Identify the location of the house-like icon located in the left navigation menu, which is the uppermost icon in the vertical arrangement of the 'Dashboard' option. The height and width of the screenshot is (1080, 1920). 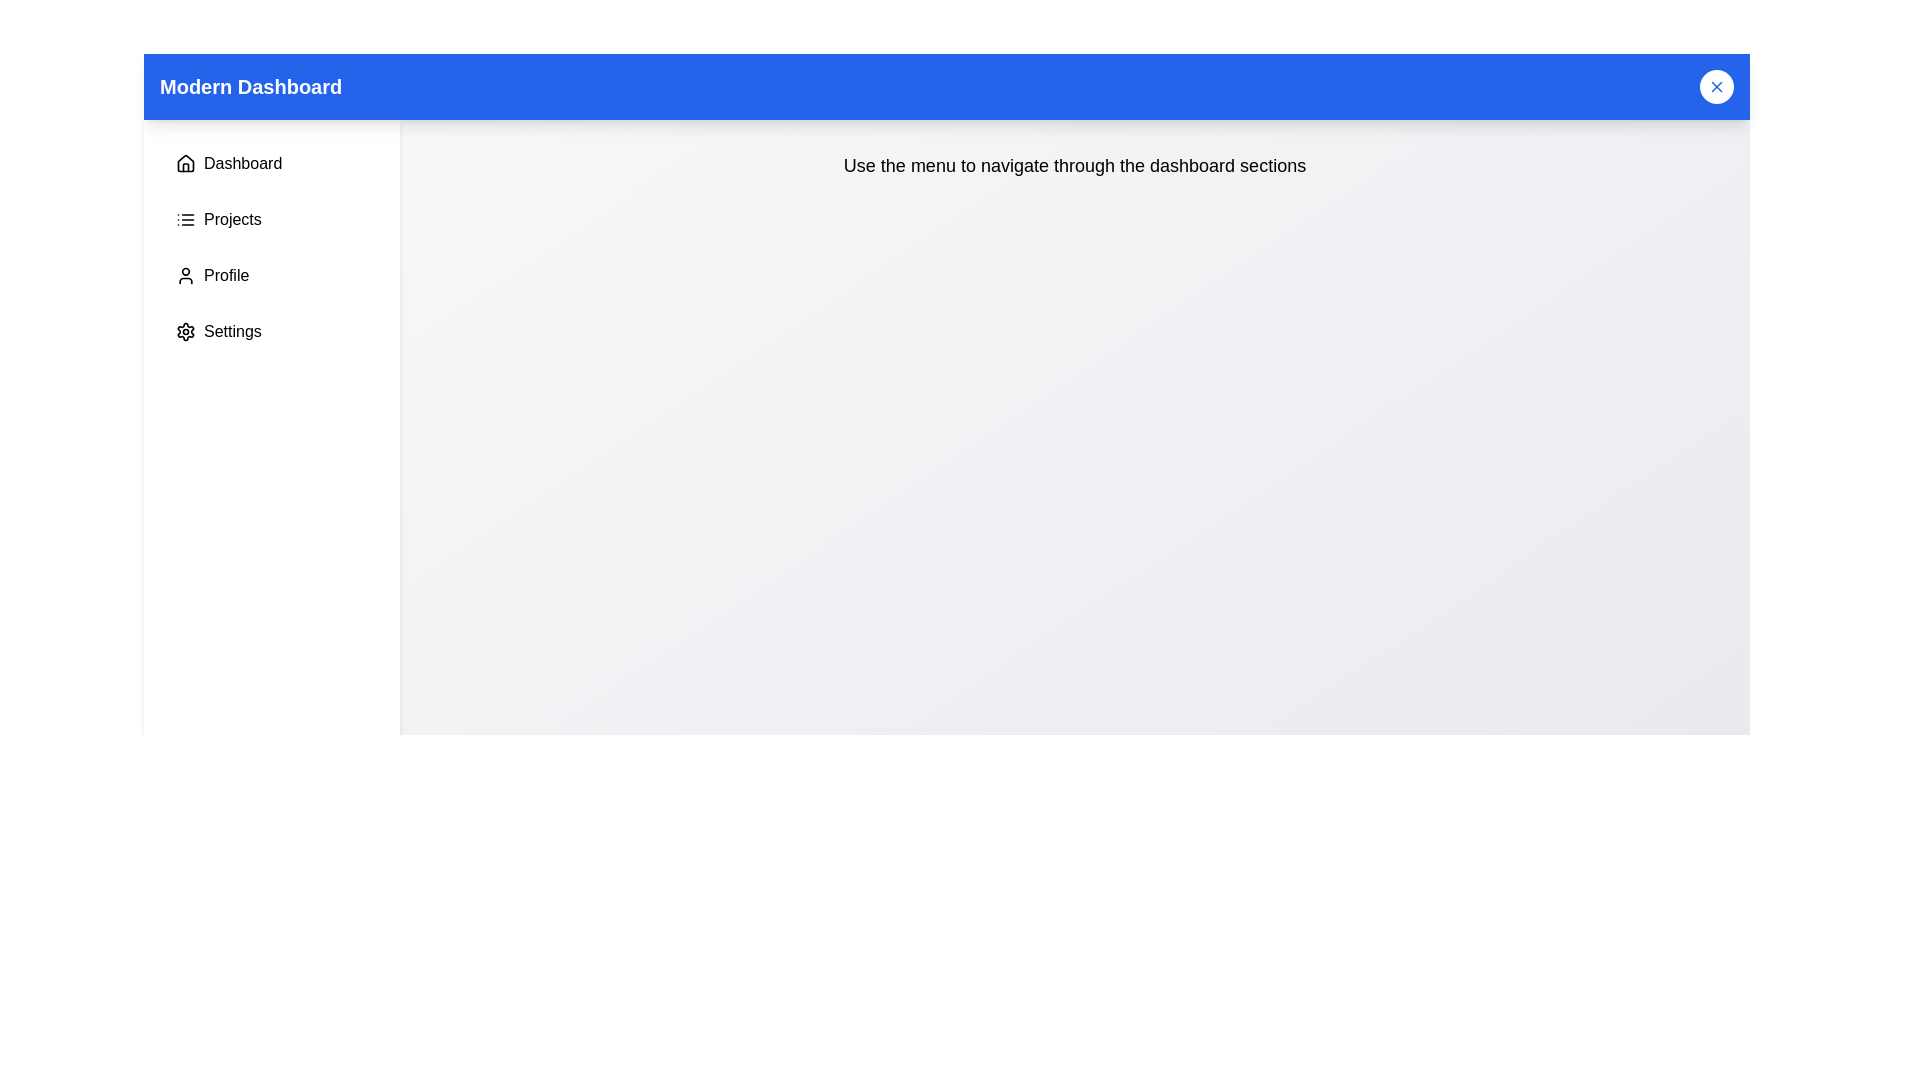
(186, 161).